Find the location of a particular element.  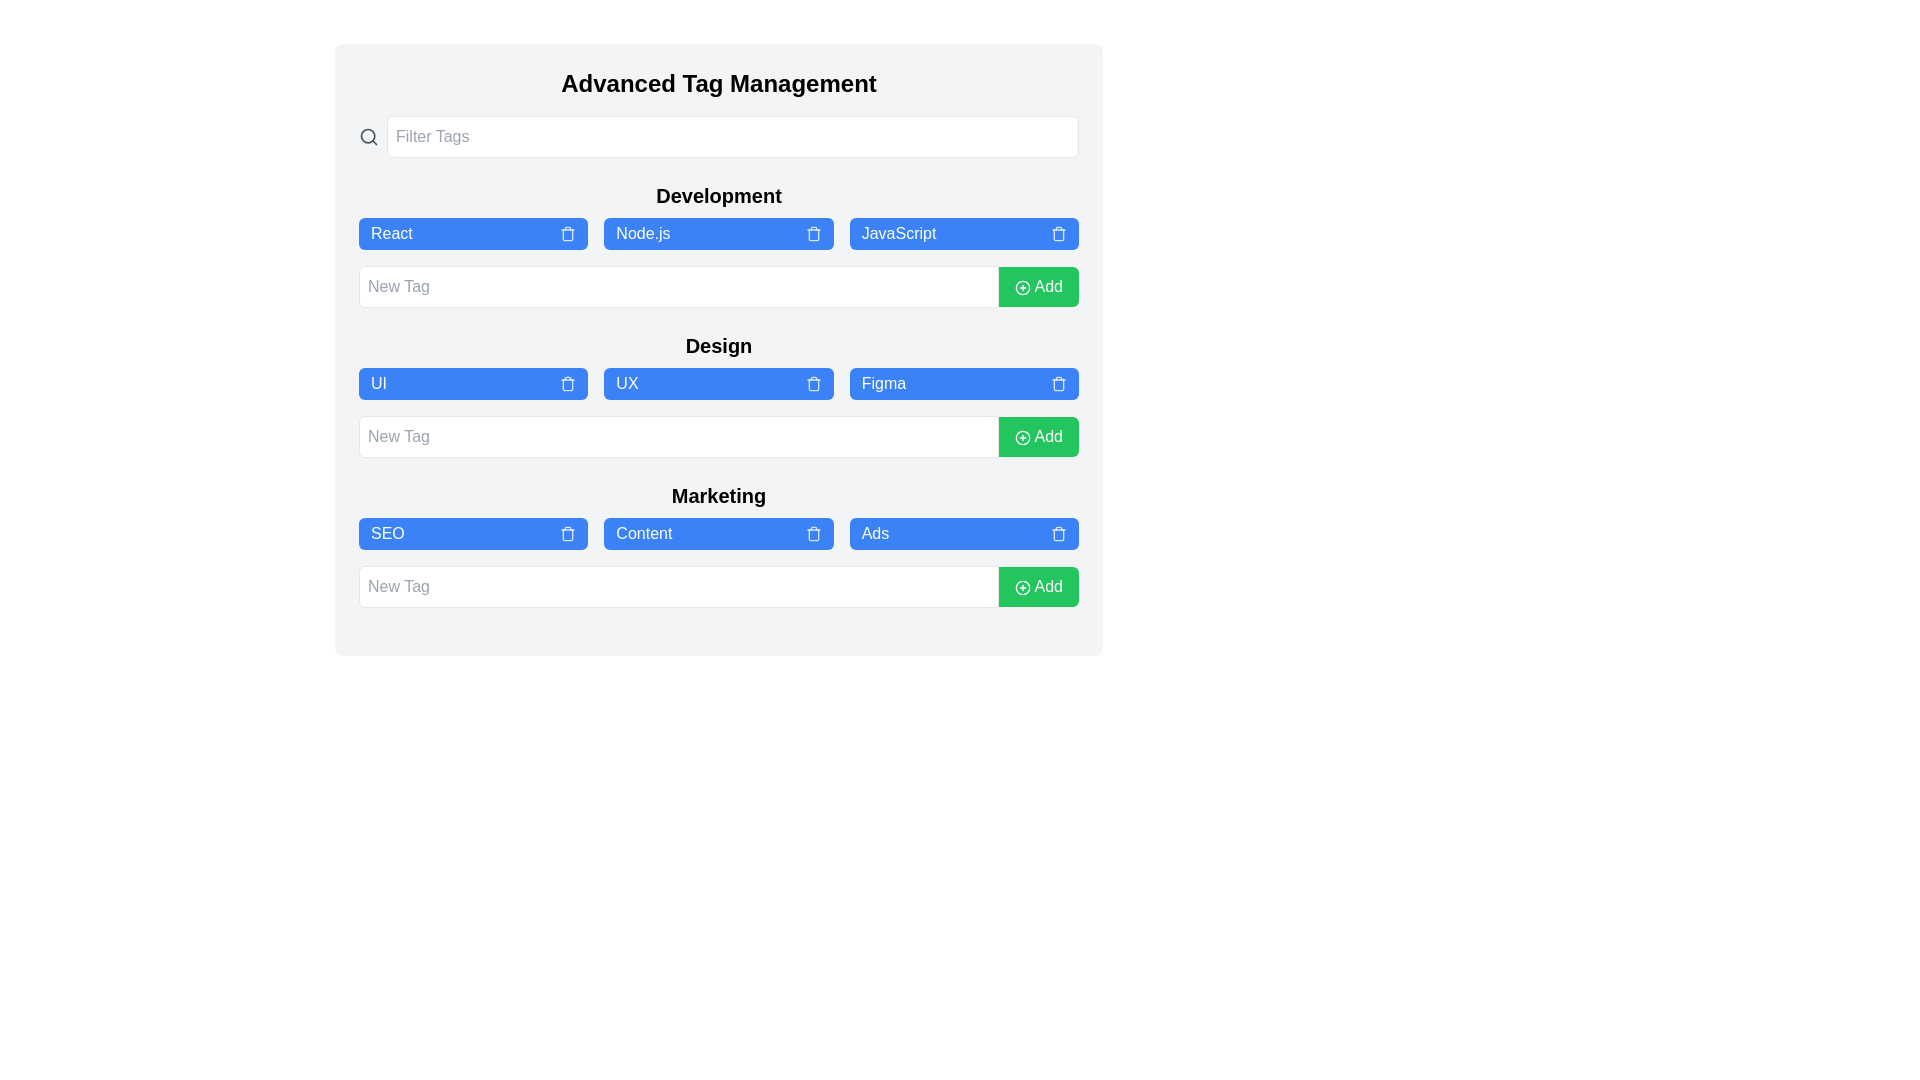

the 'Ads' text label located in the bottom-right corner of the 'Marketing' section is located at coordinates (875, 532).